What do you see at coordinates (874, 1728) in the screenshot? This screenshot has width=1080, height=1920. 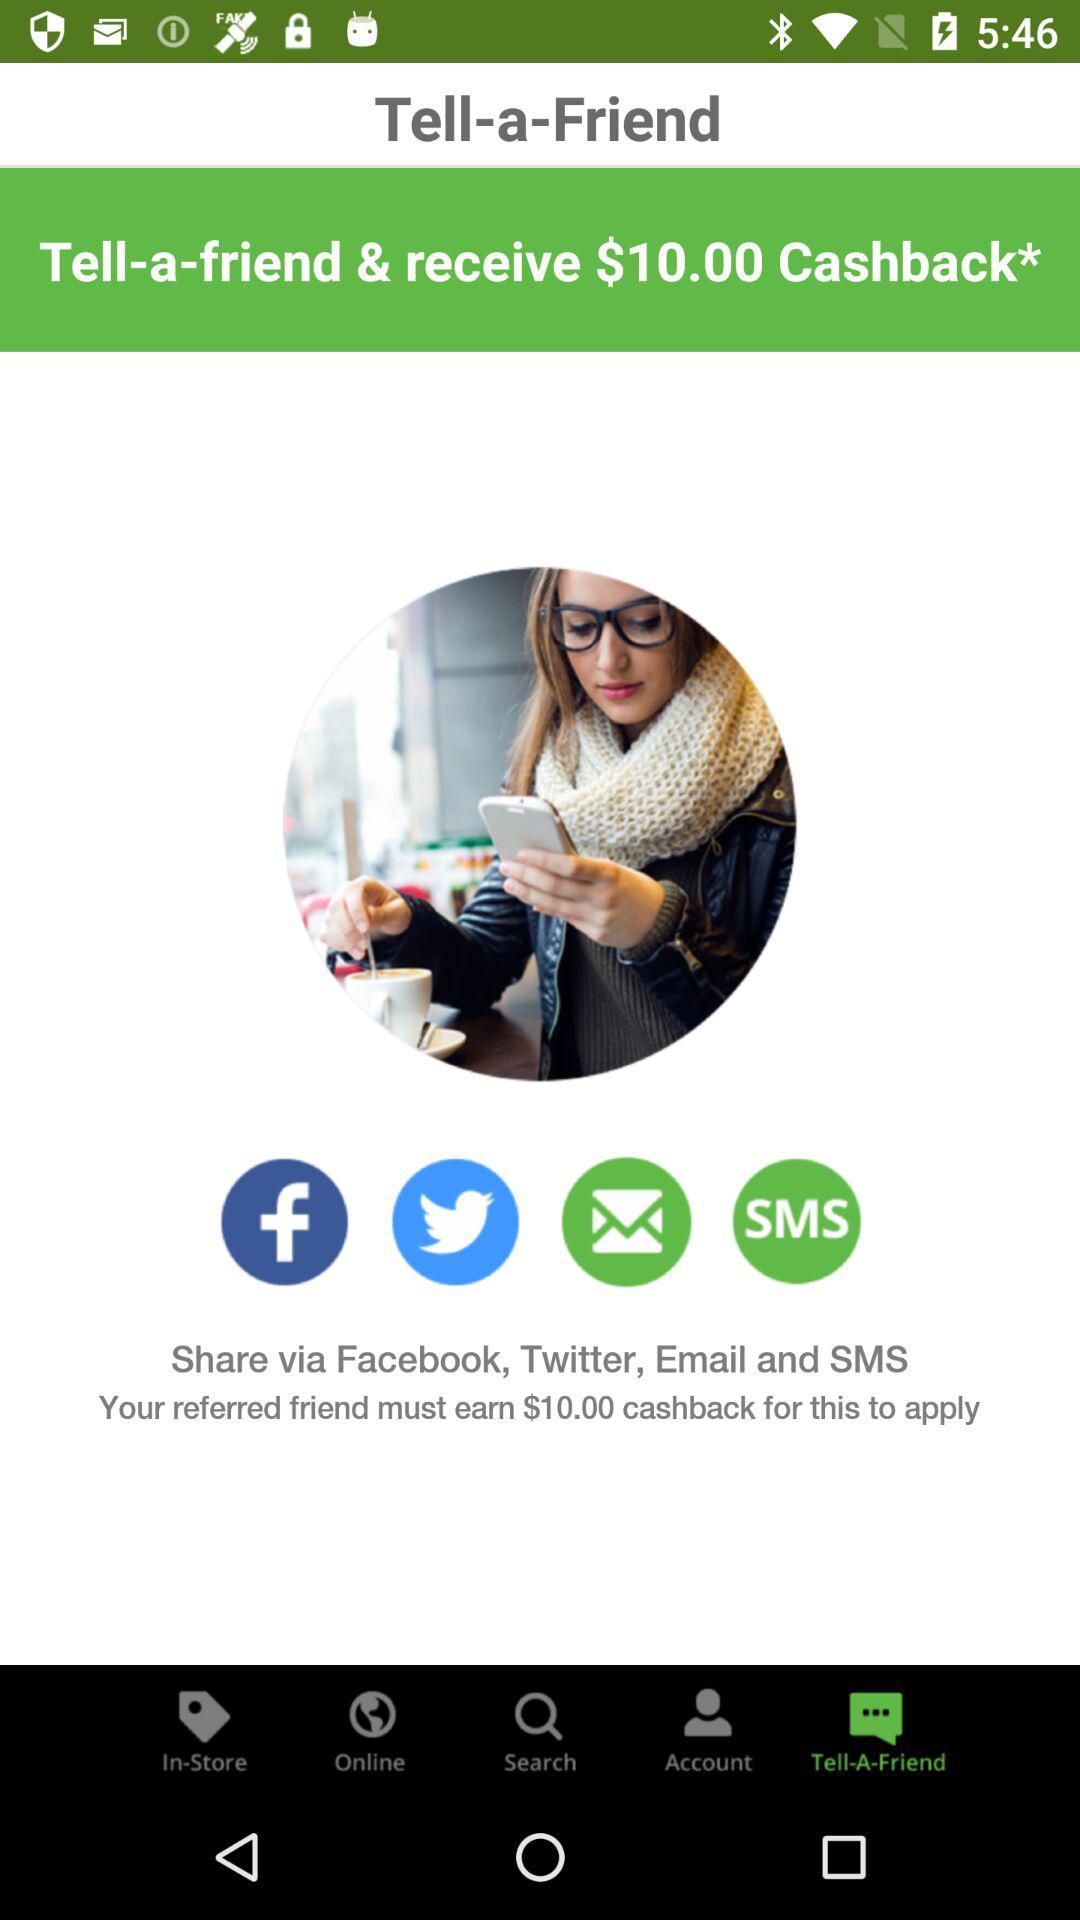 I see `chat window` at bounding box center [874, 1728].